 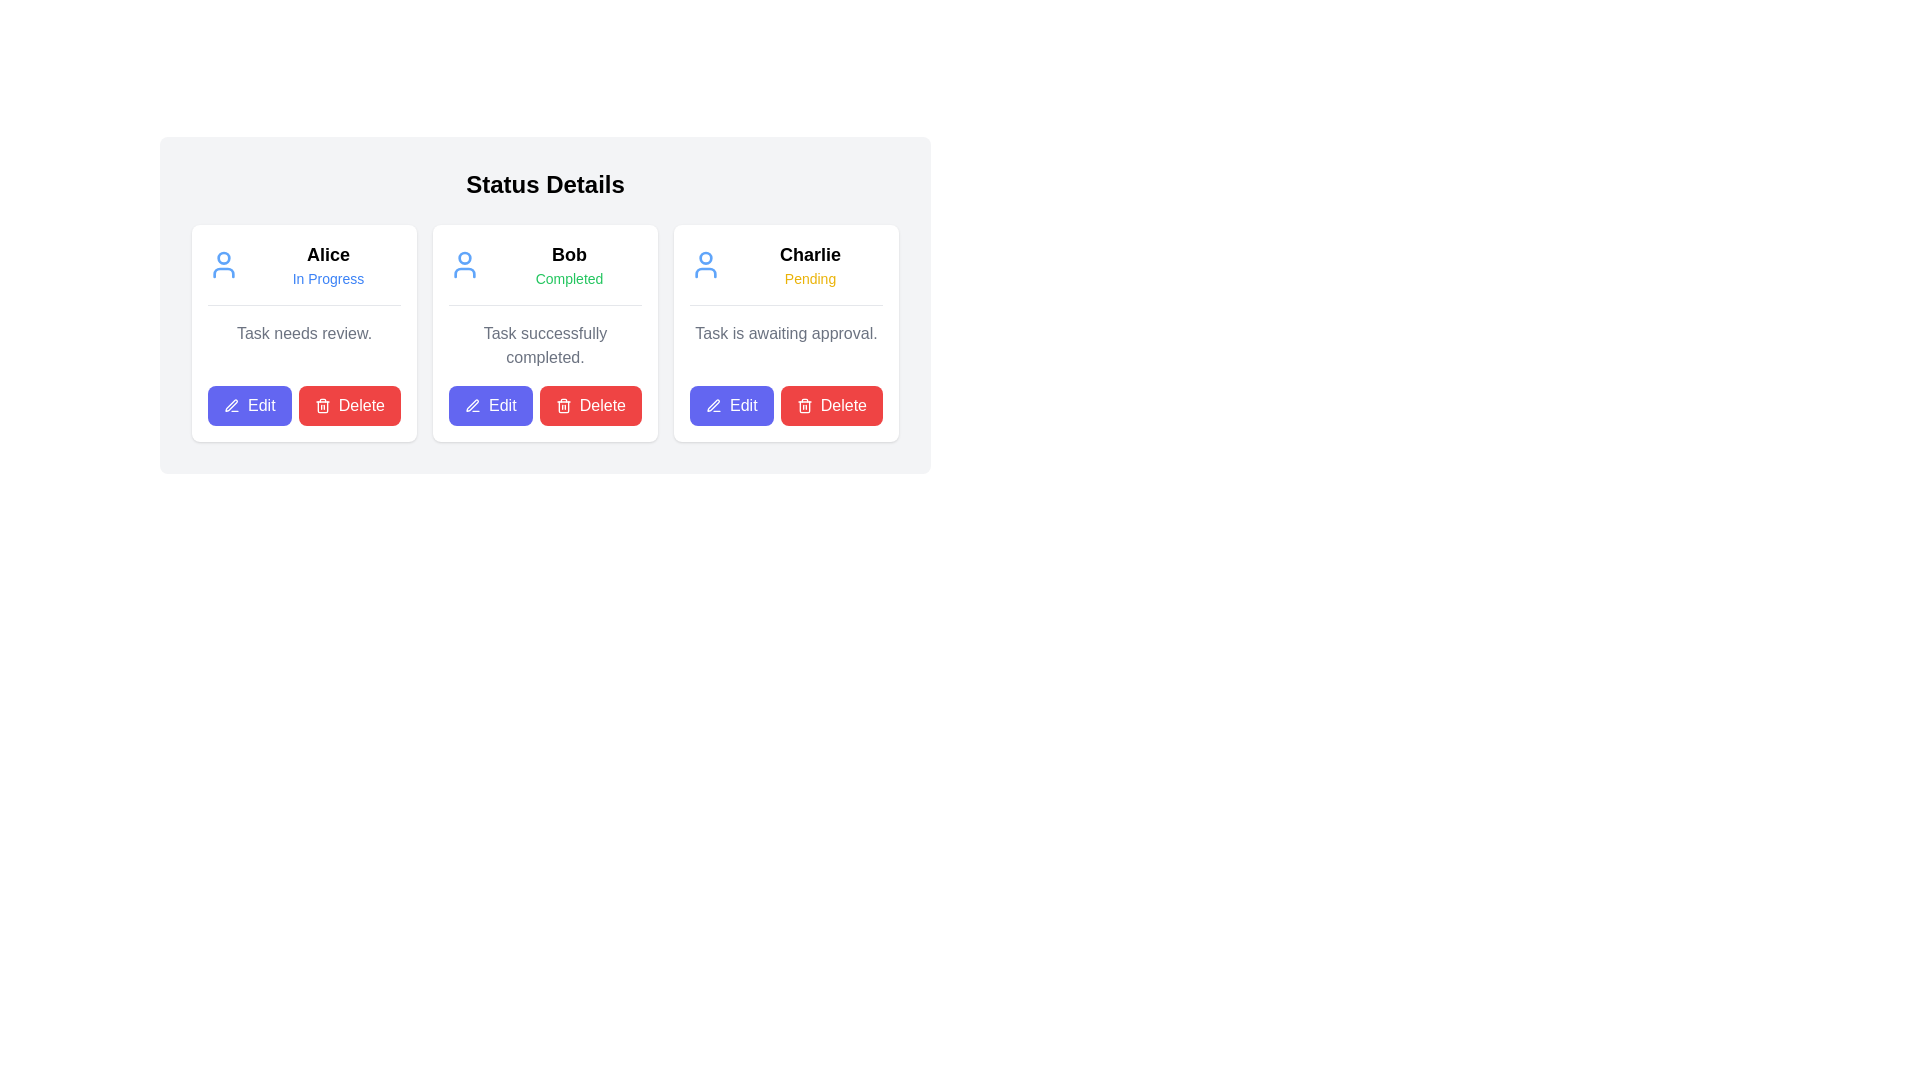 I want to click on the text label 'Bob', which is styled in bold and larger font, positioned above the green text 'Completed' in the middle panel titled 'Bob Completed', so click(x=568, y=253).